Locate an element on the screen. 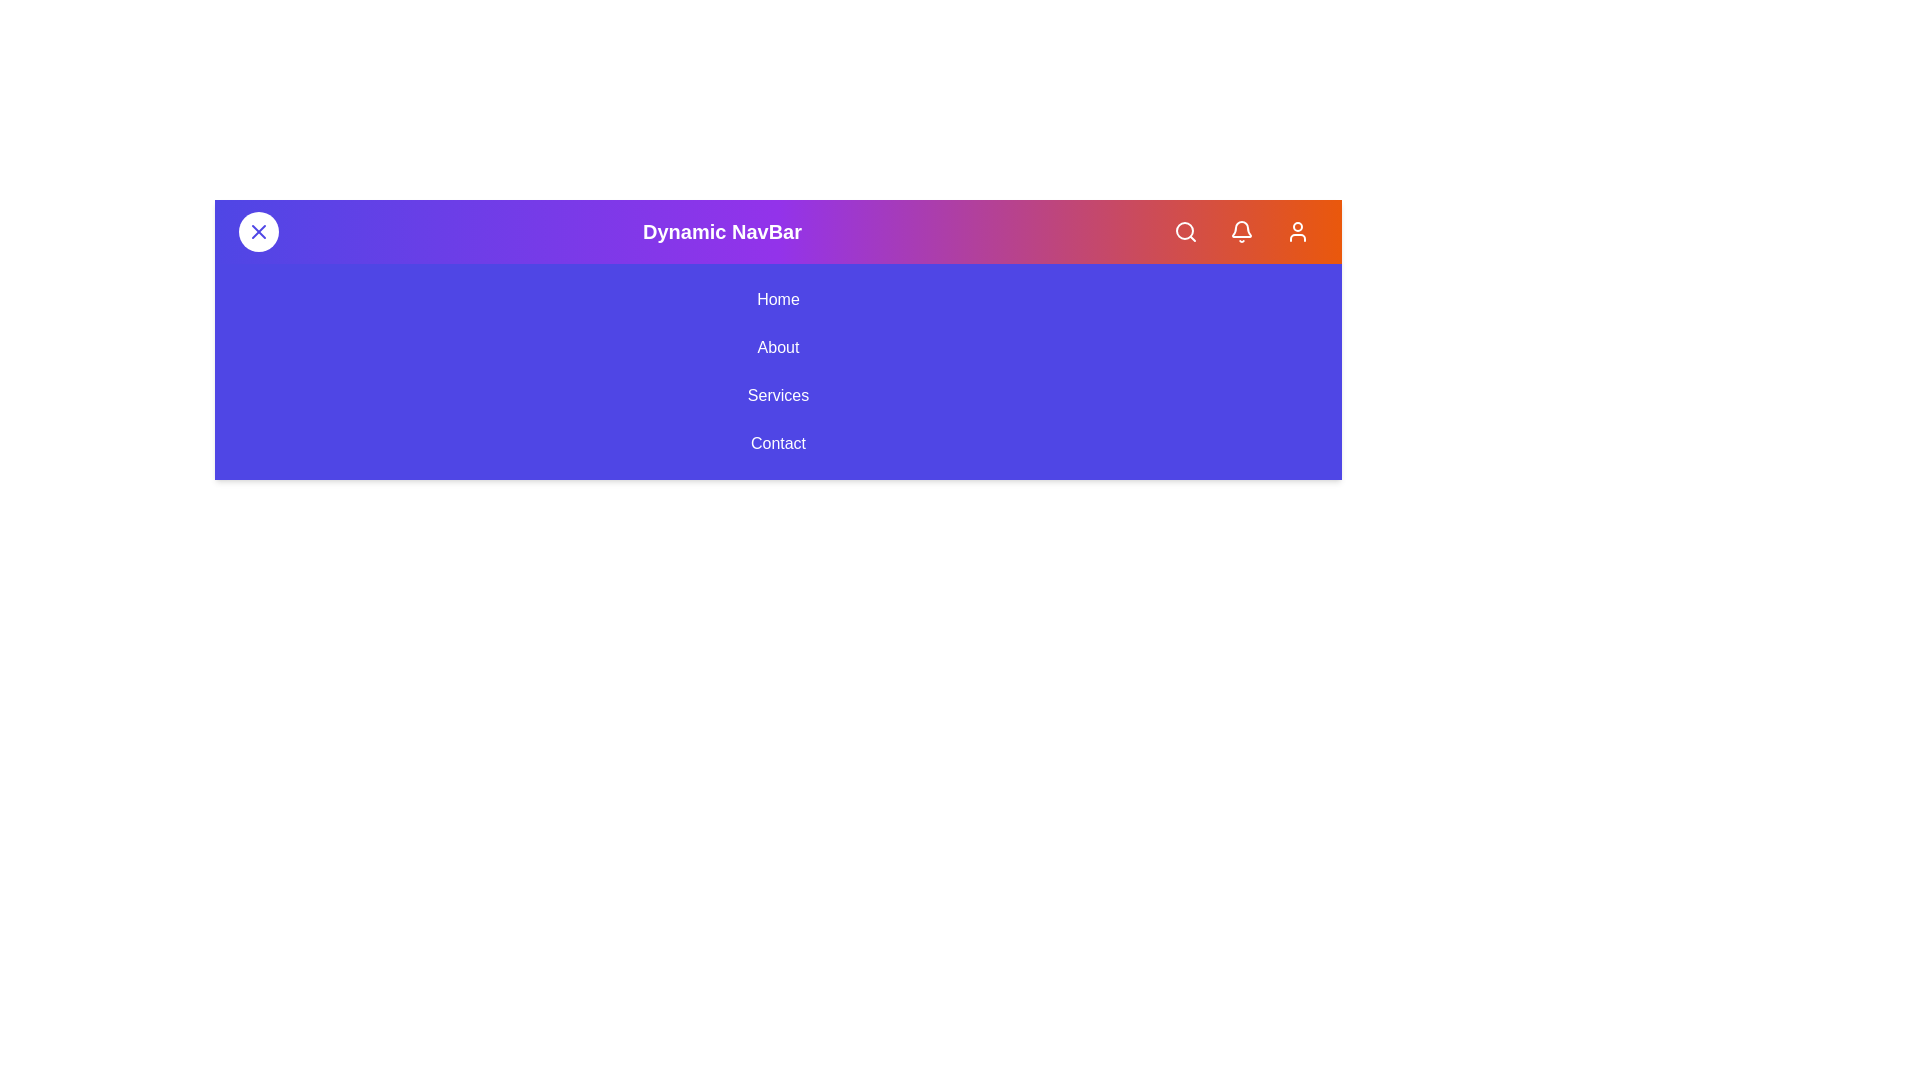 The image size is (1920, 1080). the Search button in the app bar is located at coordinates (1185, 230).